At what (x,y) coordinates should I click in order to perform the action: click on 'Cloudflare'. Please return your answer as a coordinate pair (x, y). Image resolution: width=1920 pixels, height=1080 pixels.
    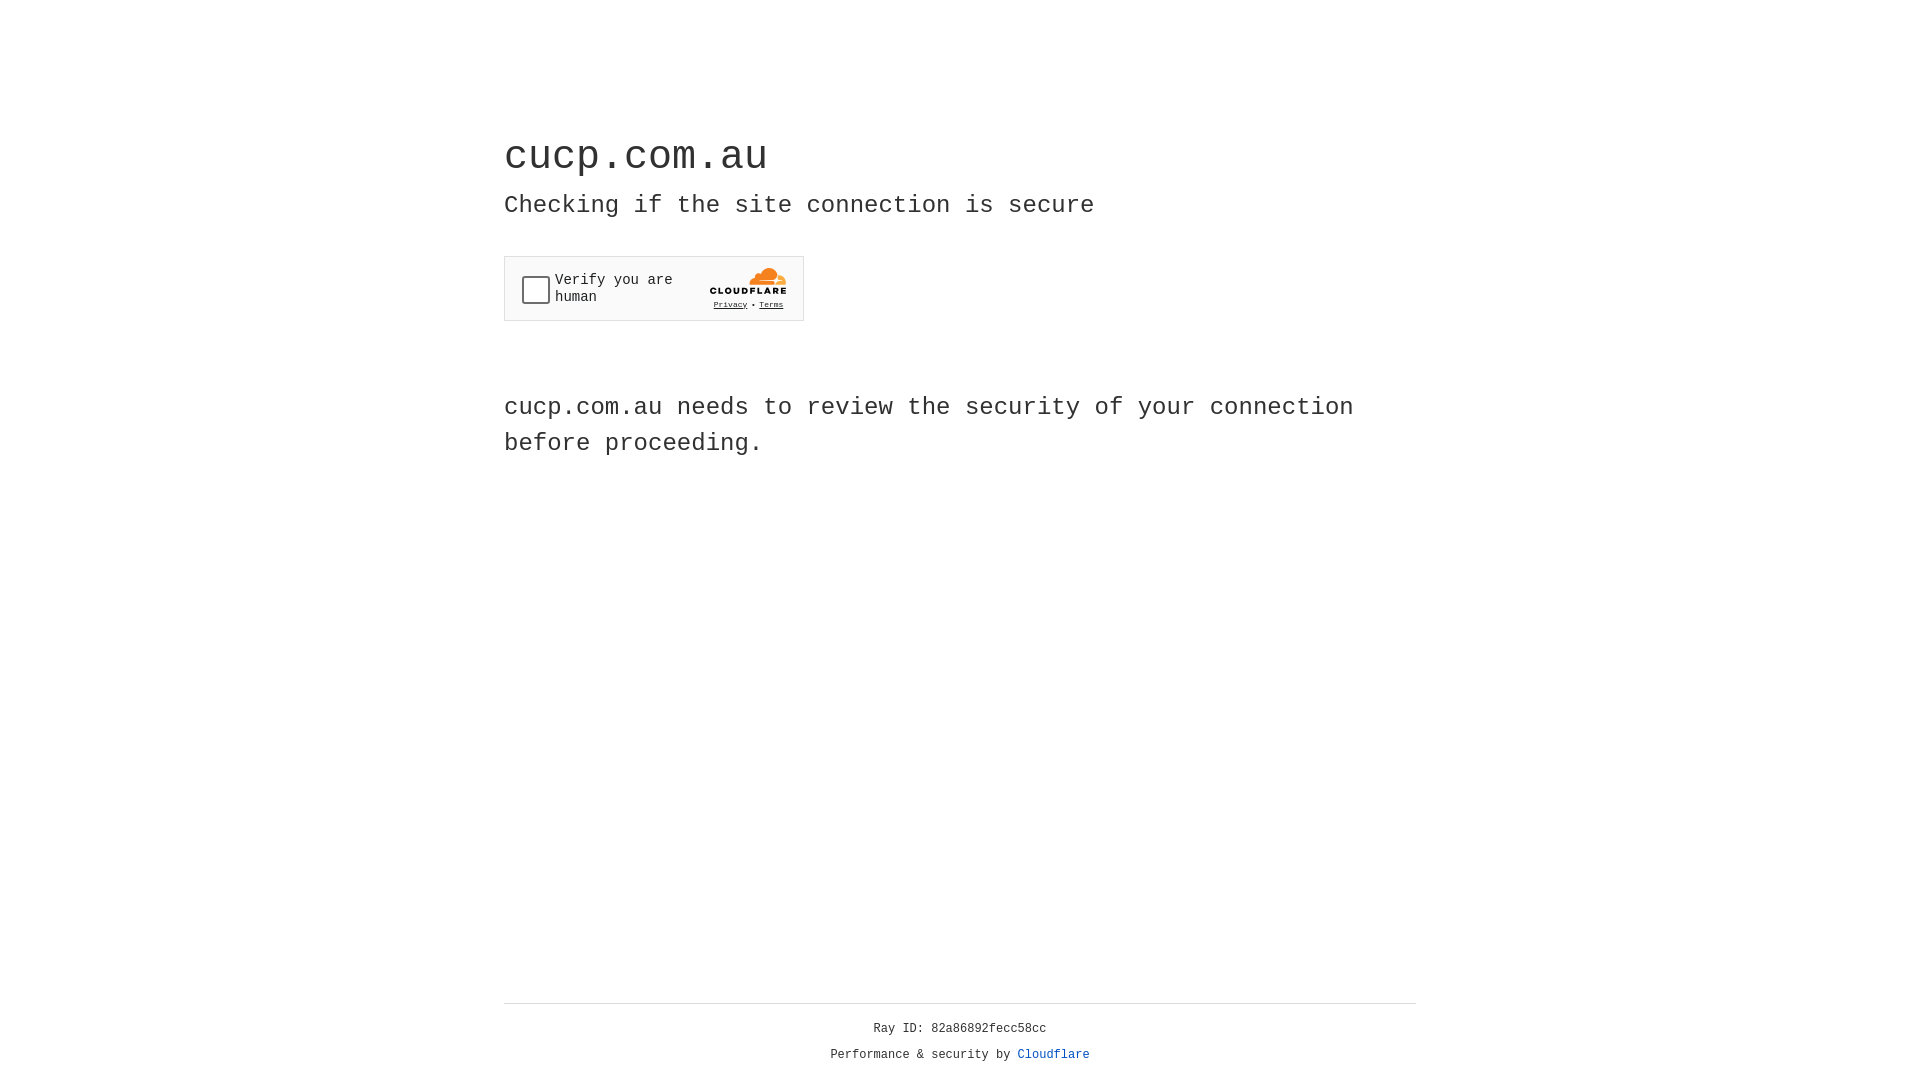
    Looking at the image, I should click on (1053, 1054).